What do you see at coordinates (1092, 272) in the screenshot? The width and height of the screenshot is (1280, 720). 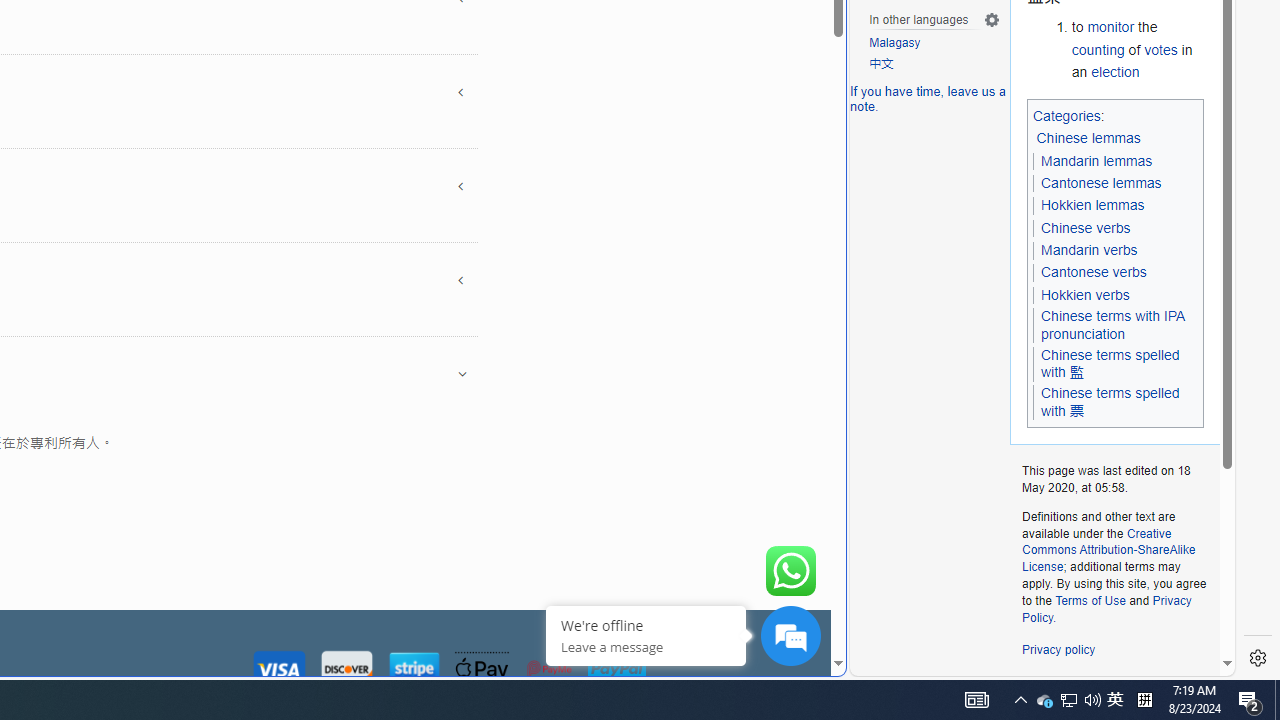 I see `'Cantonese verbs'` at bounding box center [1092, 272].